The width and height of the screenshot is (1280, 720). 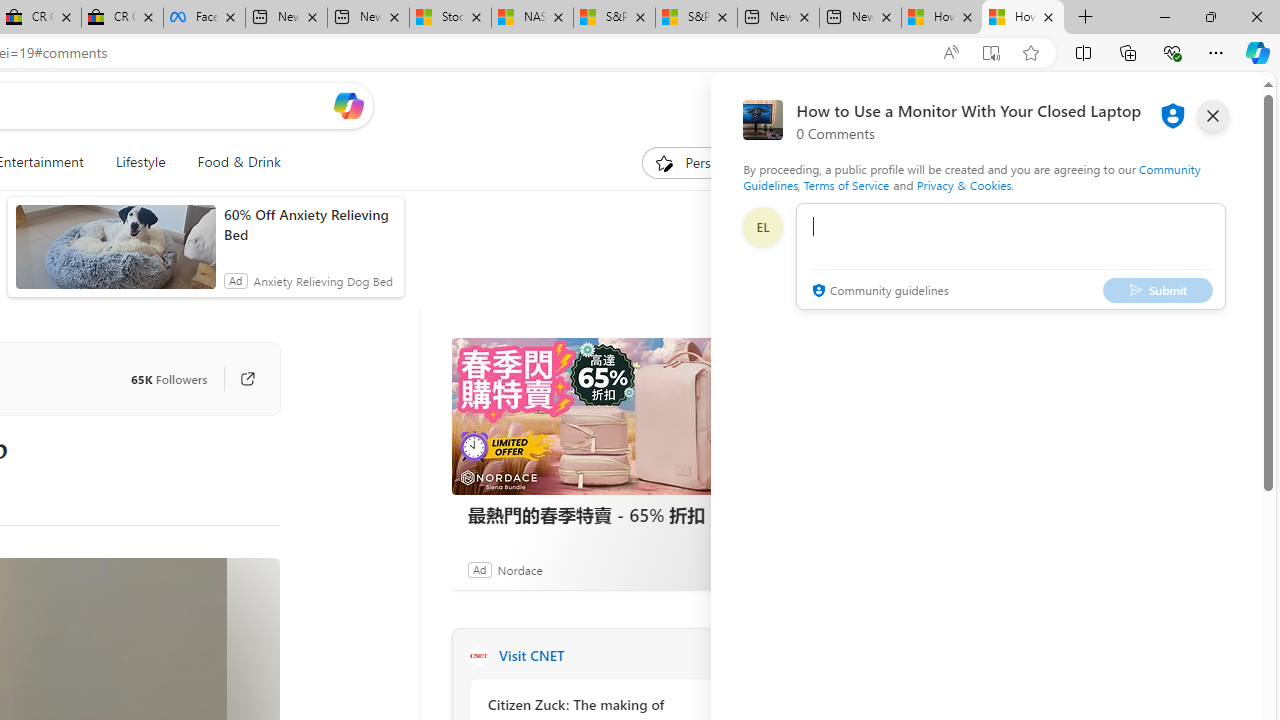 I want to click on 'Enter Immersive Reader (F9)', so click(x=991, y=52).